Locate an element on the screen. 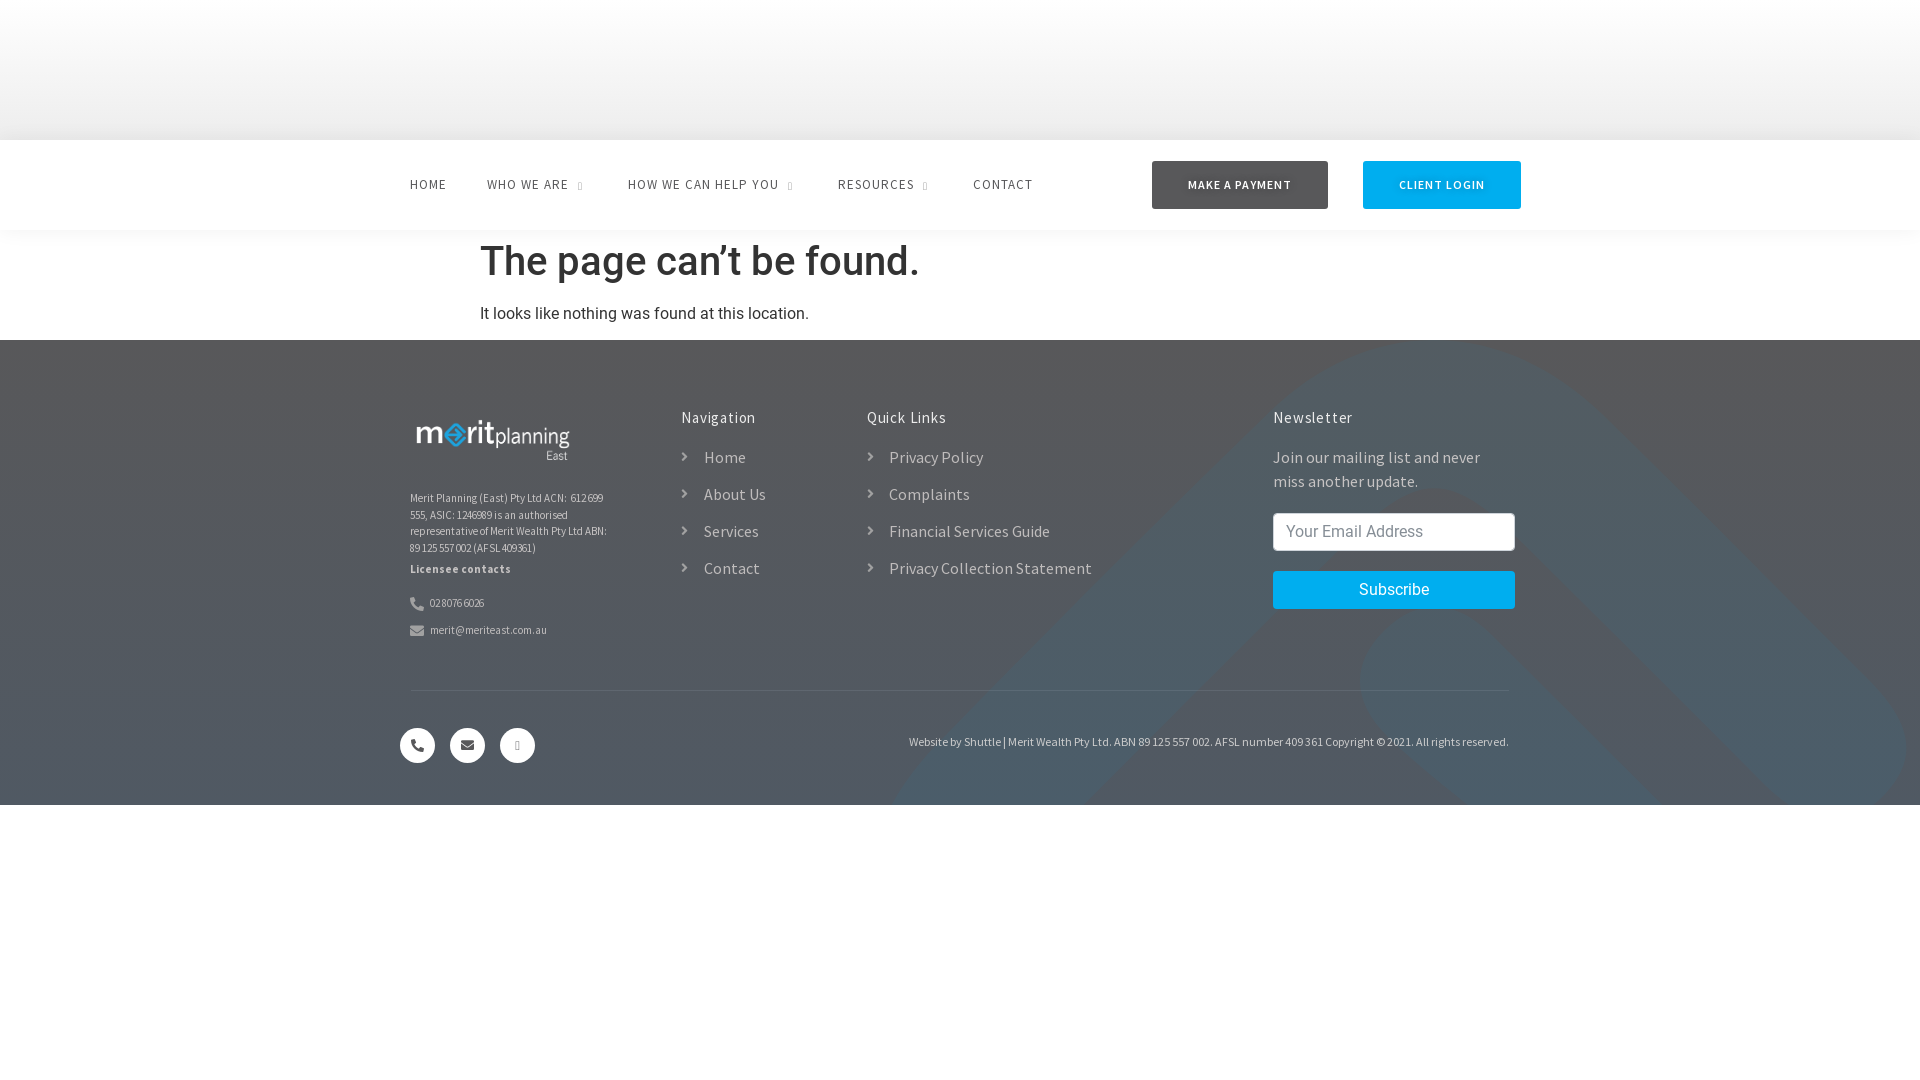 This screenshot has height=1080, width=1920. 'merit@meriteast.com.au' is located at coordinates (520, 631).